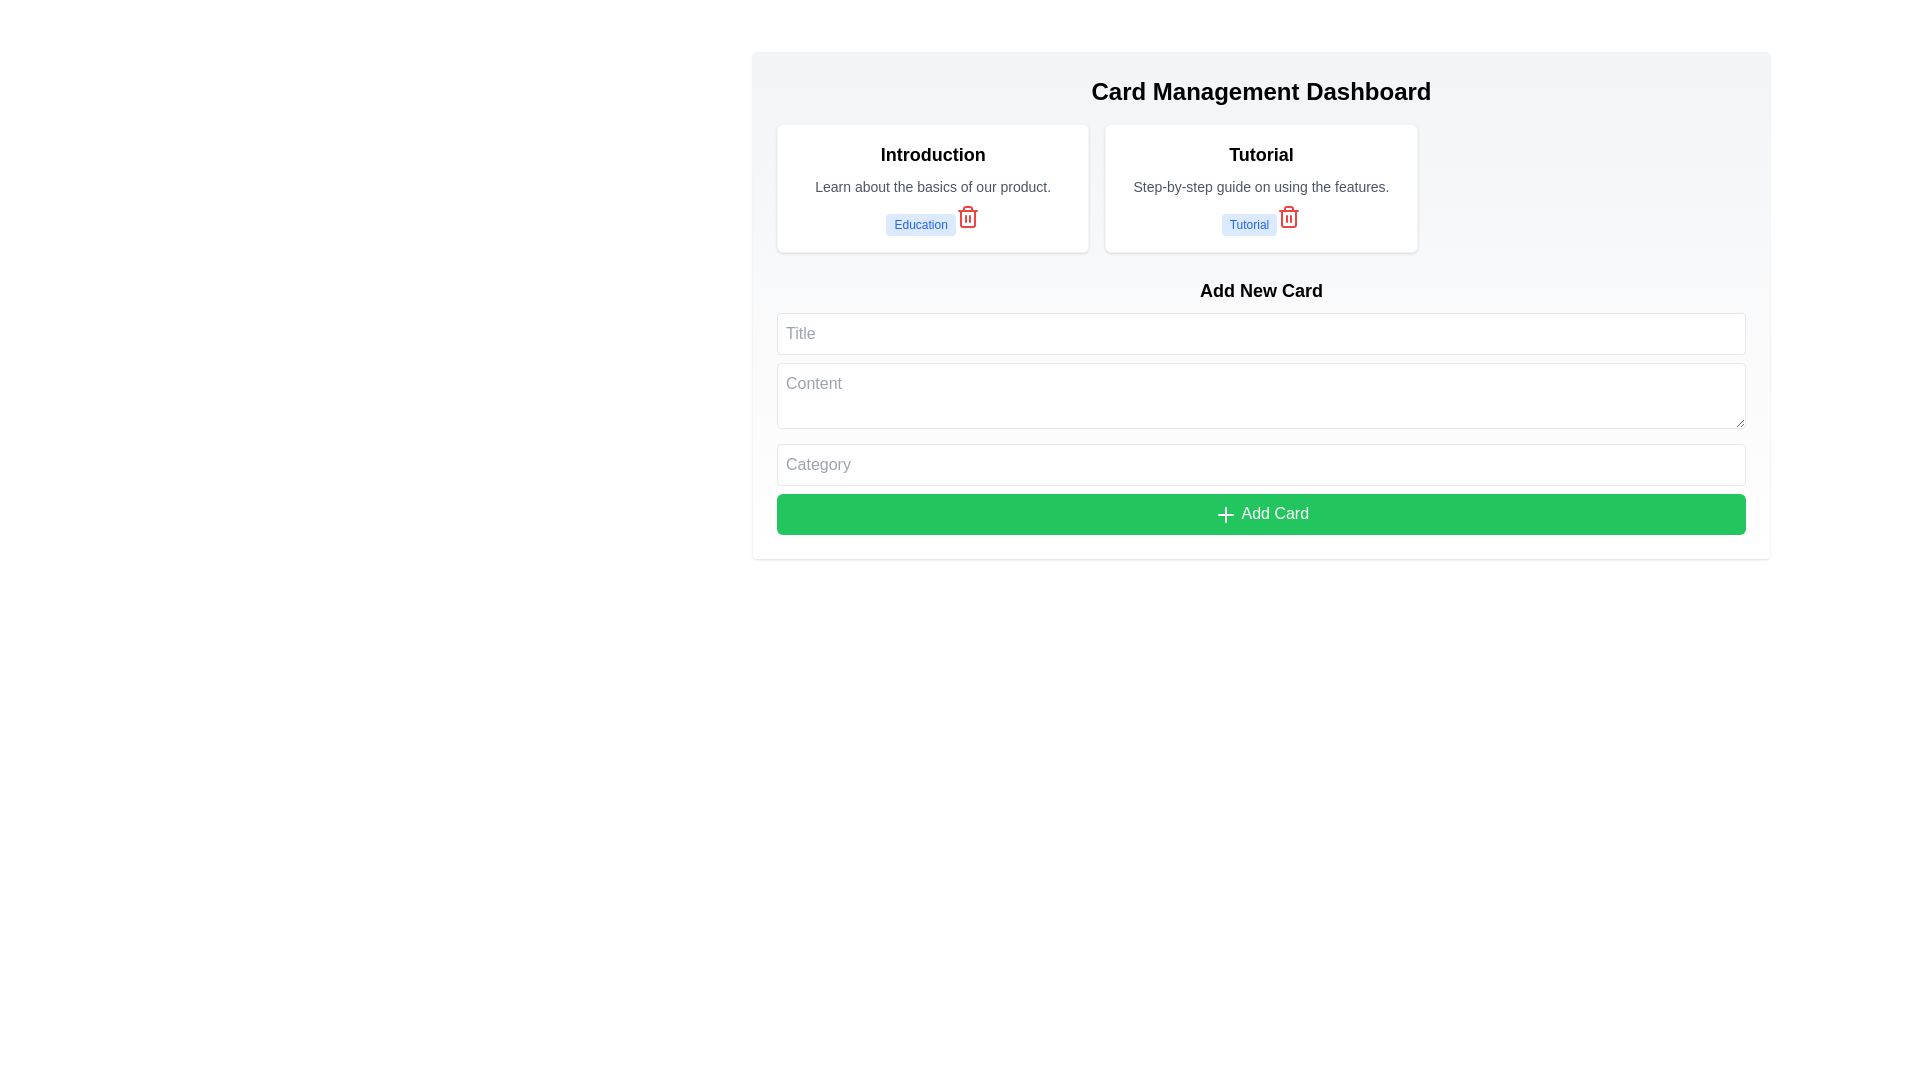 This screenshot has width=1920, height=1080. I want to click on the red trash can icon button located in the bottom-right area of the 'Introduction' box, so click(967, 216).